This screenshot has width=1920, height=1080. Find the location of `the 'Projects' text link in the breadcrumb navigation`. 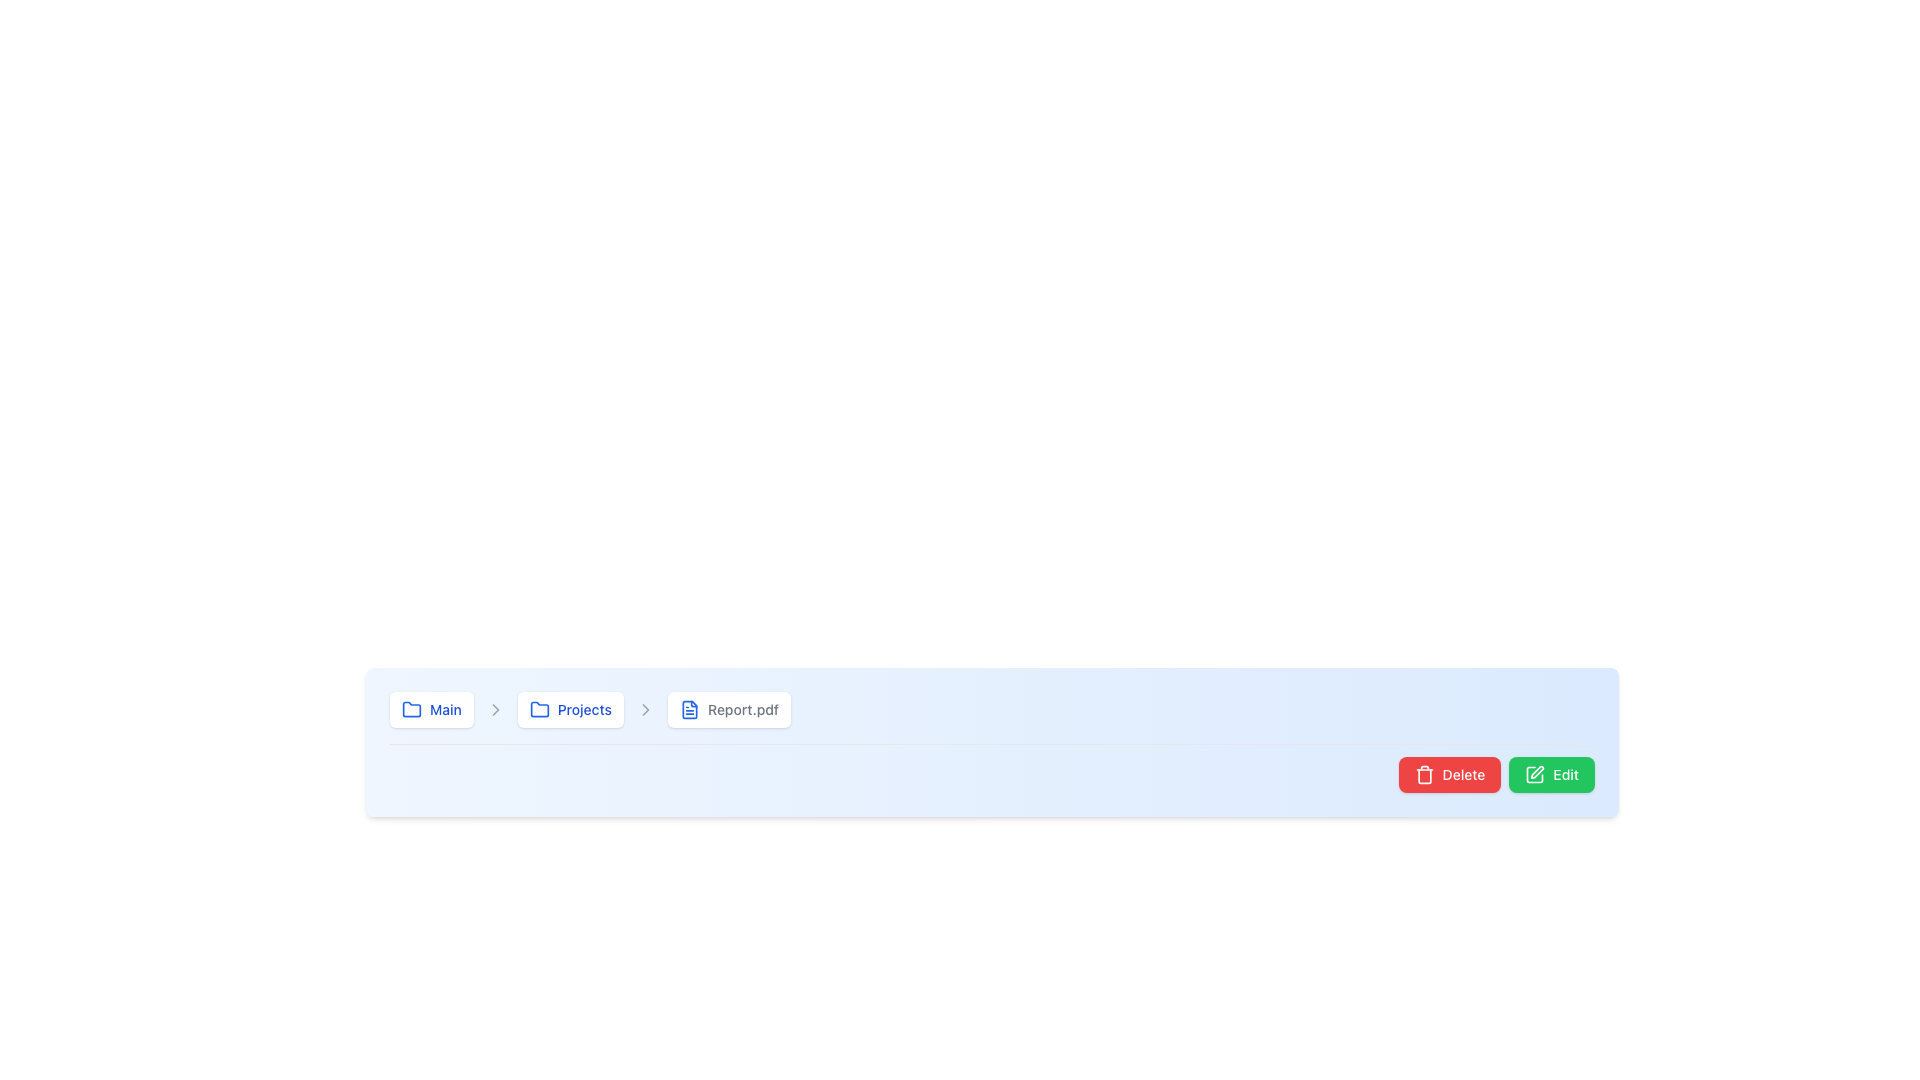

the 'Projects' text link in the breadcrumb navigation is located at coordinates (583, 708).